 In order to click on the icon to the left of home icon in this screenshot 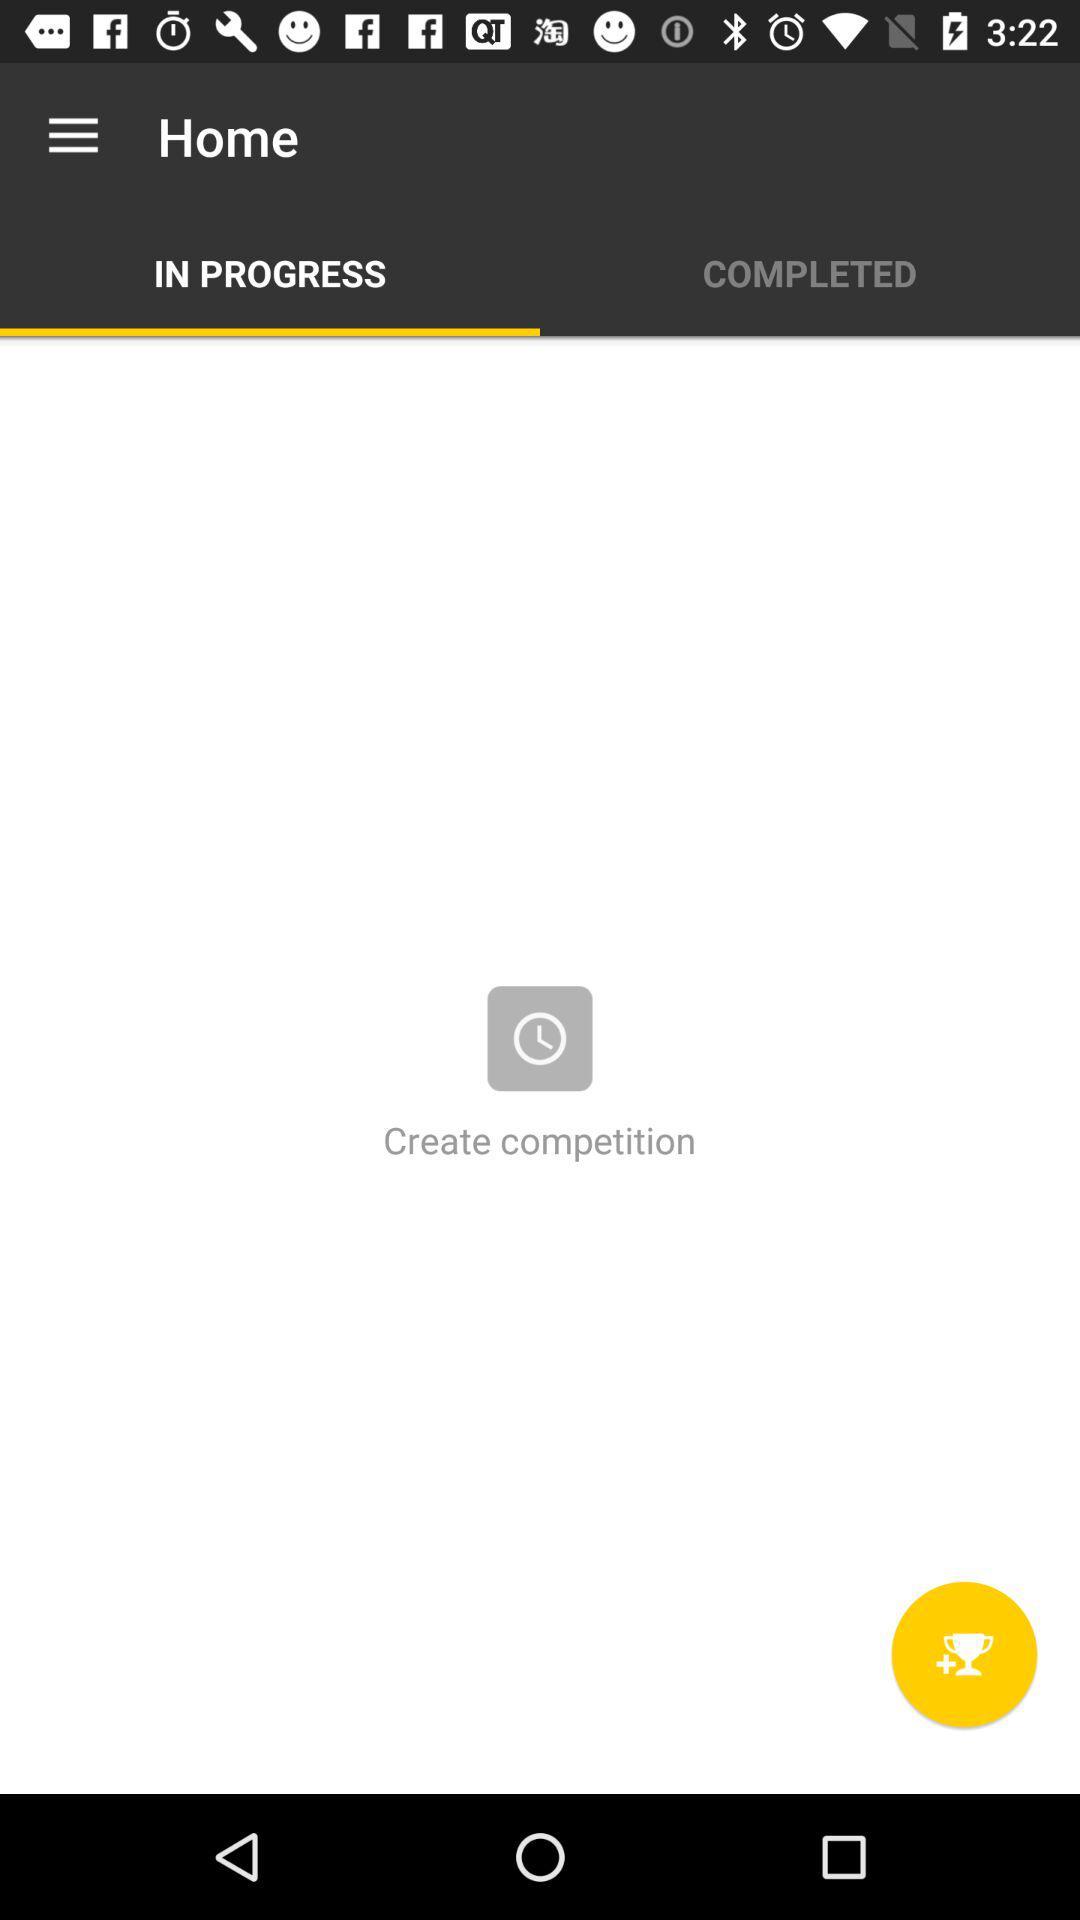, I will do `click(72, 135)`.